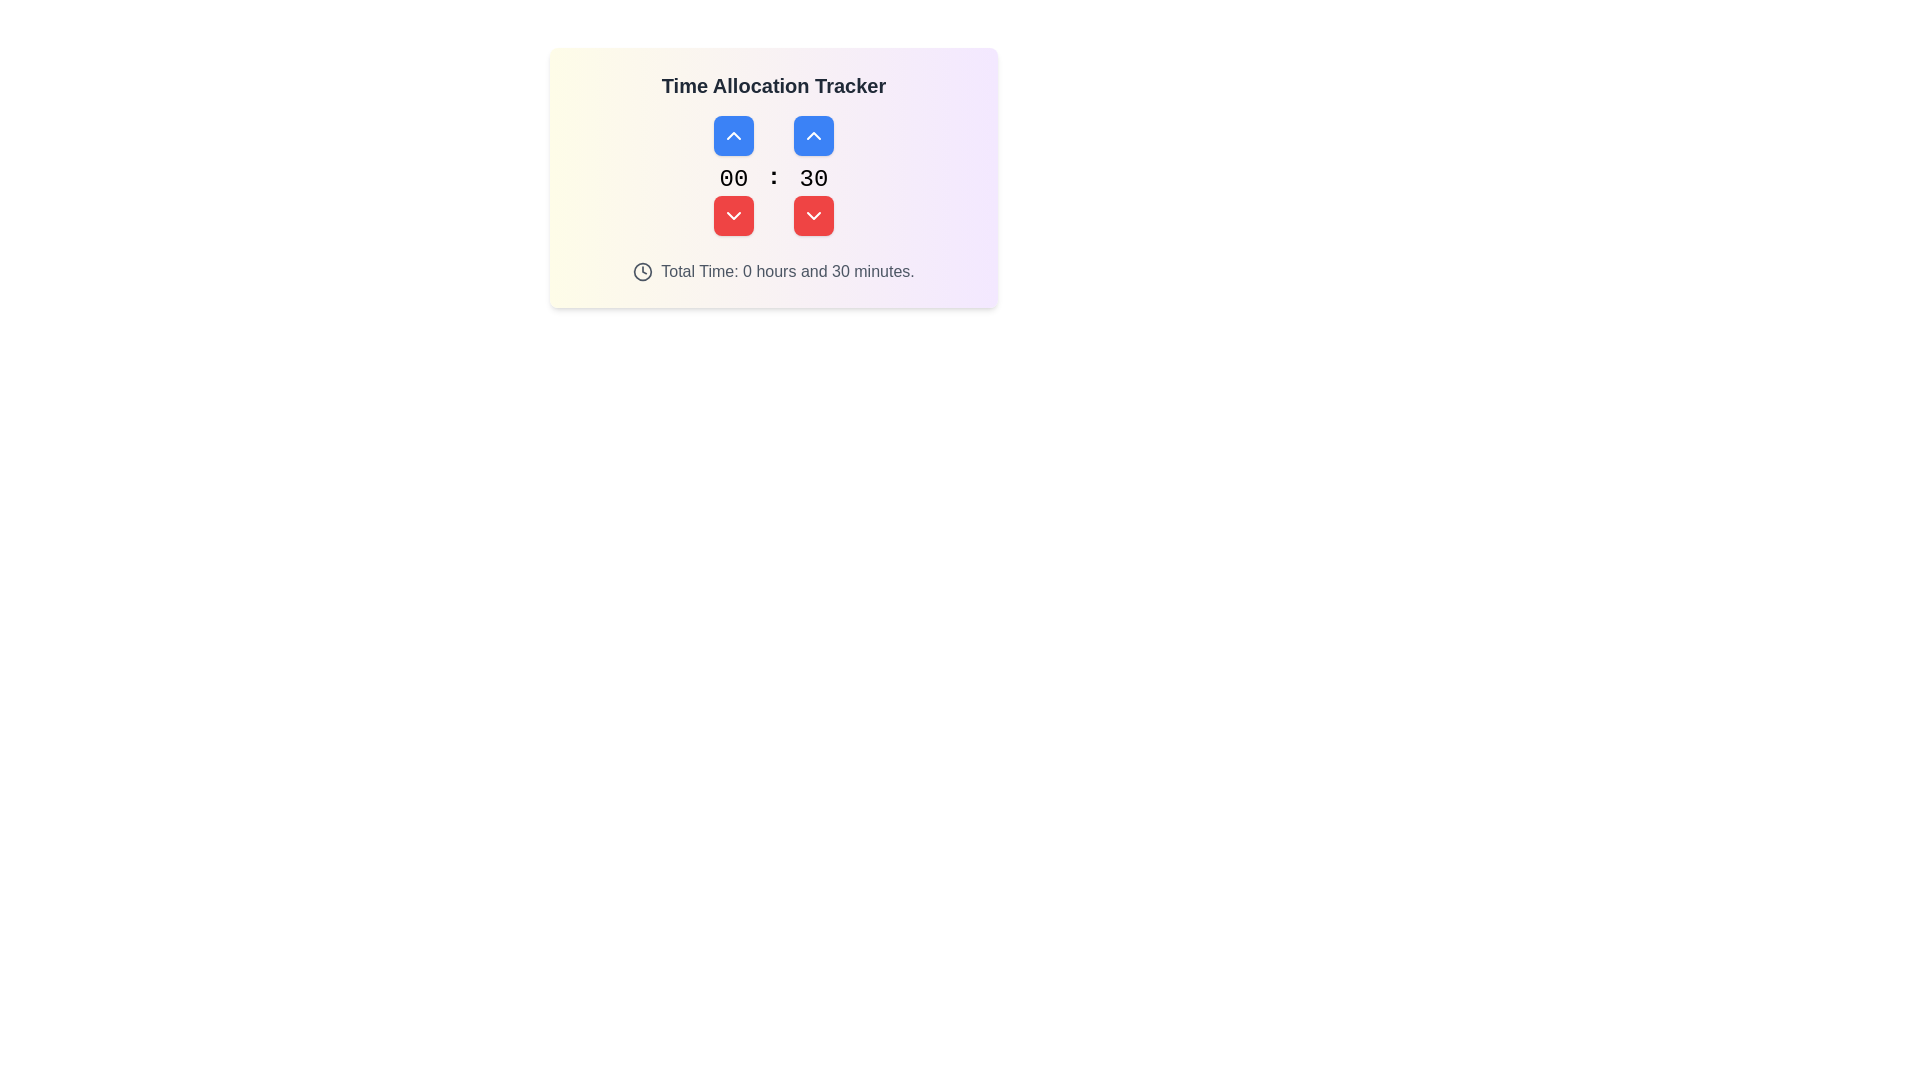  Describe the element at coordinates (772, 84) in the screenshot. I see `the prominent heading labeled 'Time Allocation Tracker' that is centrally aligned at the top of the time selection components box` at that location.